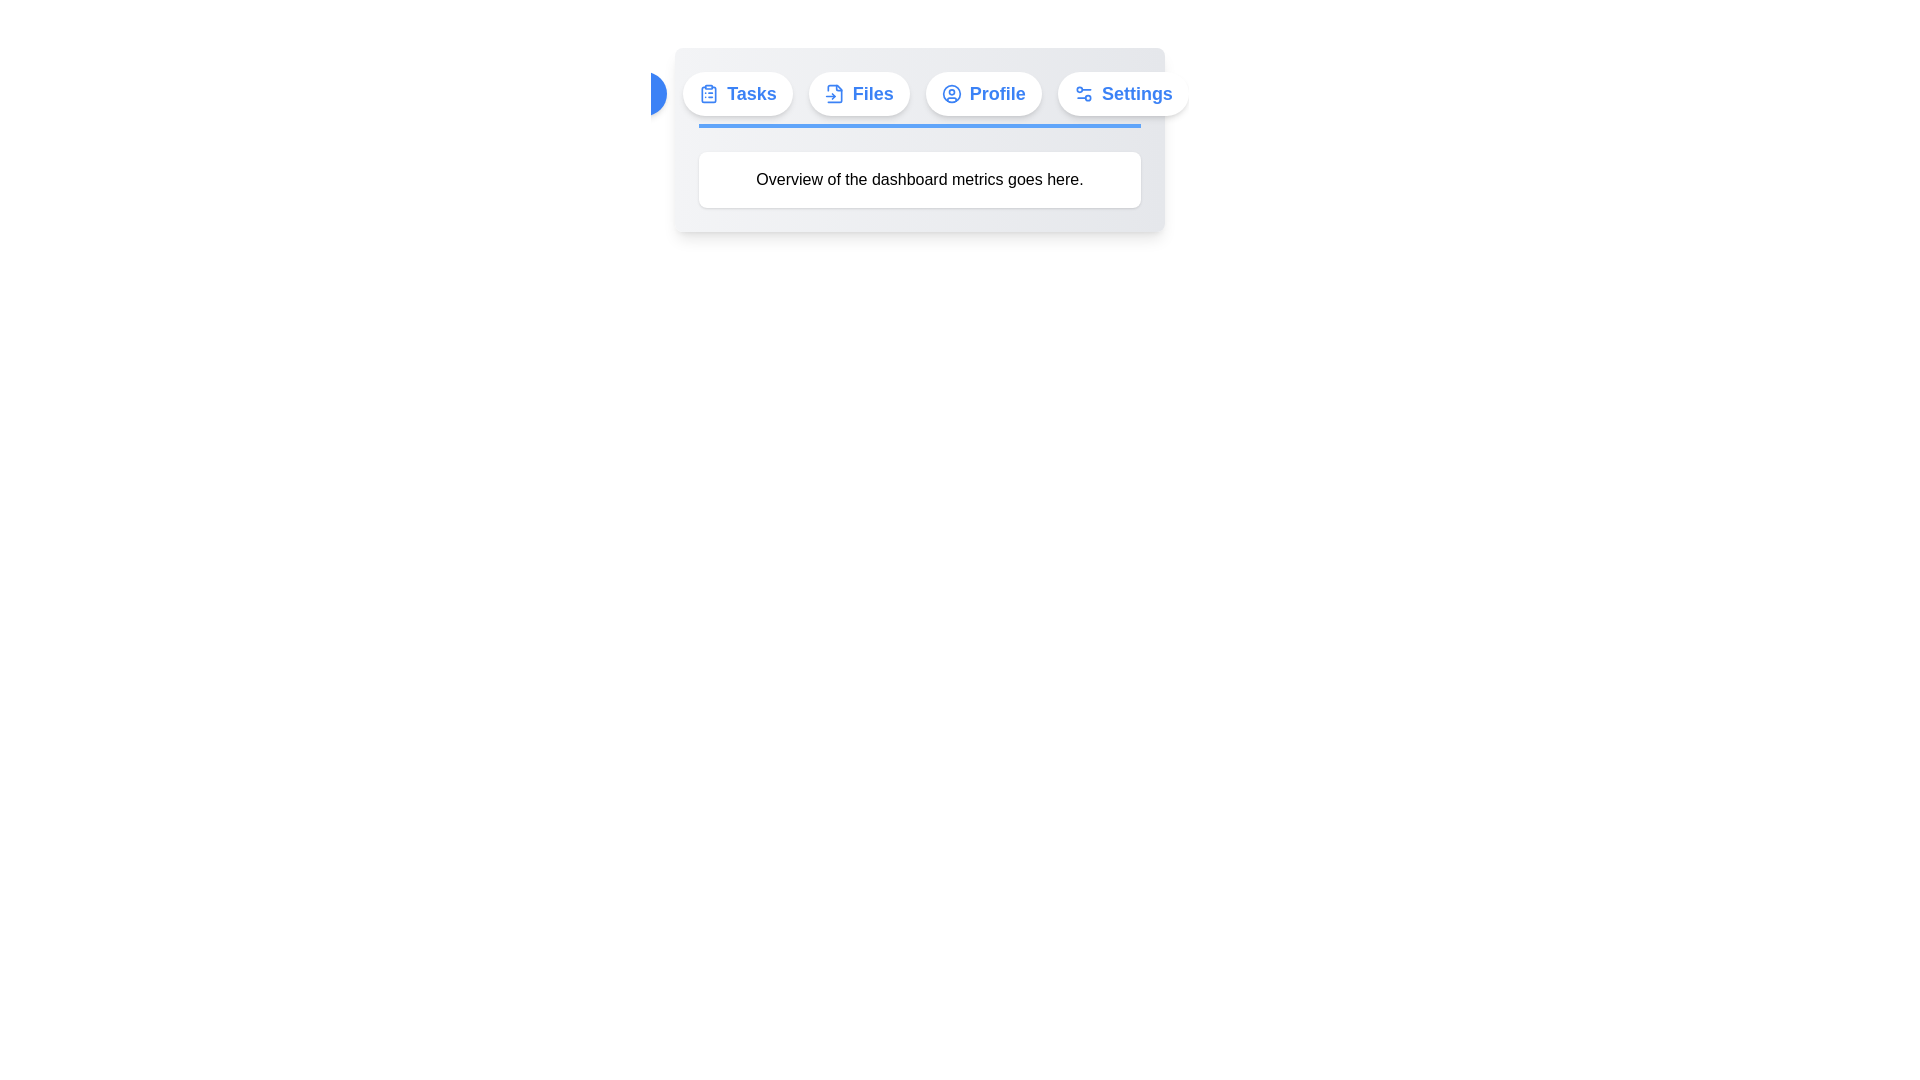 Image resolution: width=1920 pixels, height=1080 pixels. Describe the element at coordinates (983, 93) in the screenshot. I see `the user profile button located in the navigation bar, positioned between the 'Files' and 'Settings' buttons to trigger a hover effect` at that location.